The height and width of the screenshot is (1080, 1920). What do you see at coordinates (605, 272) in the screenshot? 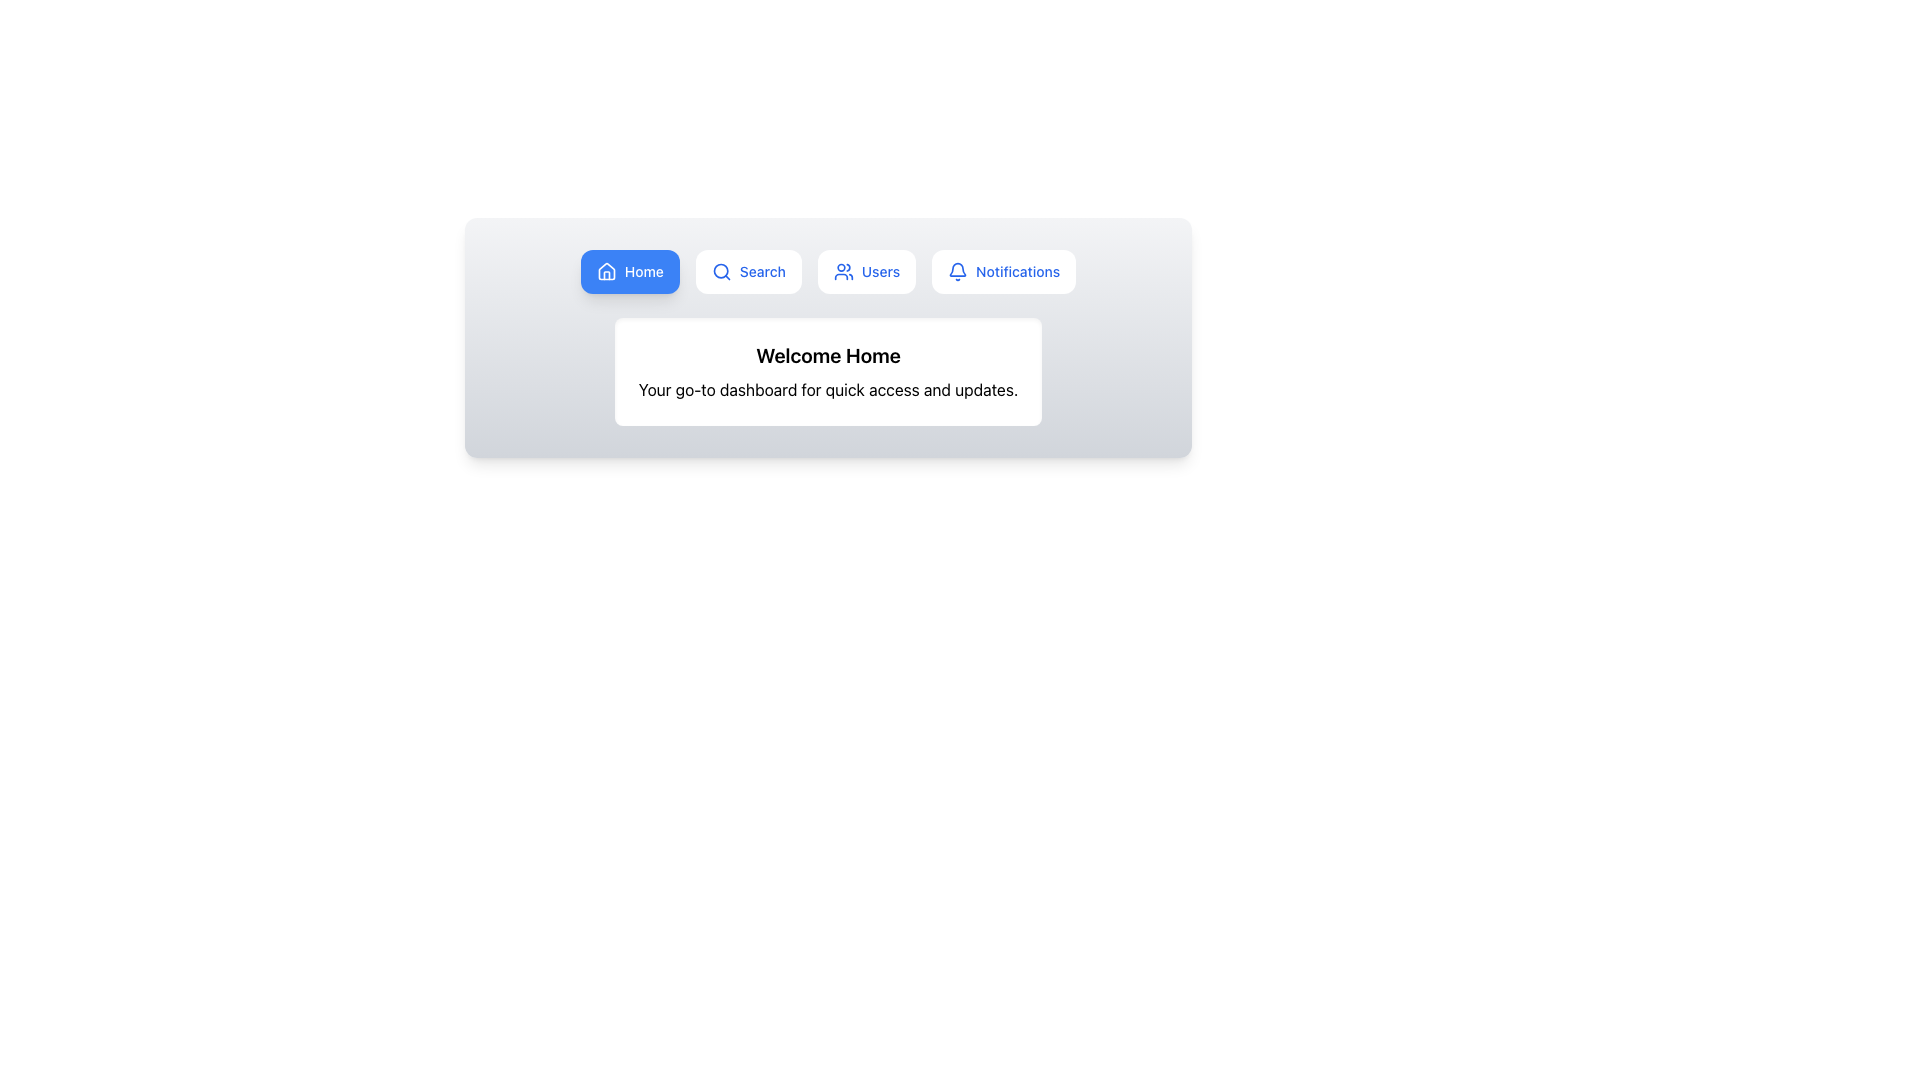
I see `the 'Home' icon located before the text label 'Home' in the navigation button` at bounding box center [605, 272].